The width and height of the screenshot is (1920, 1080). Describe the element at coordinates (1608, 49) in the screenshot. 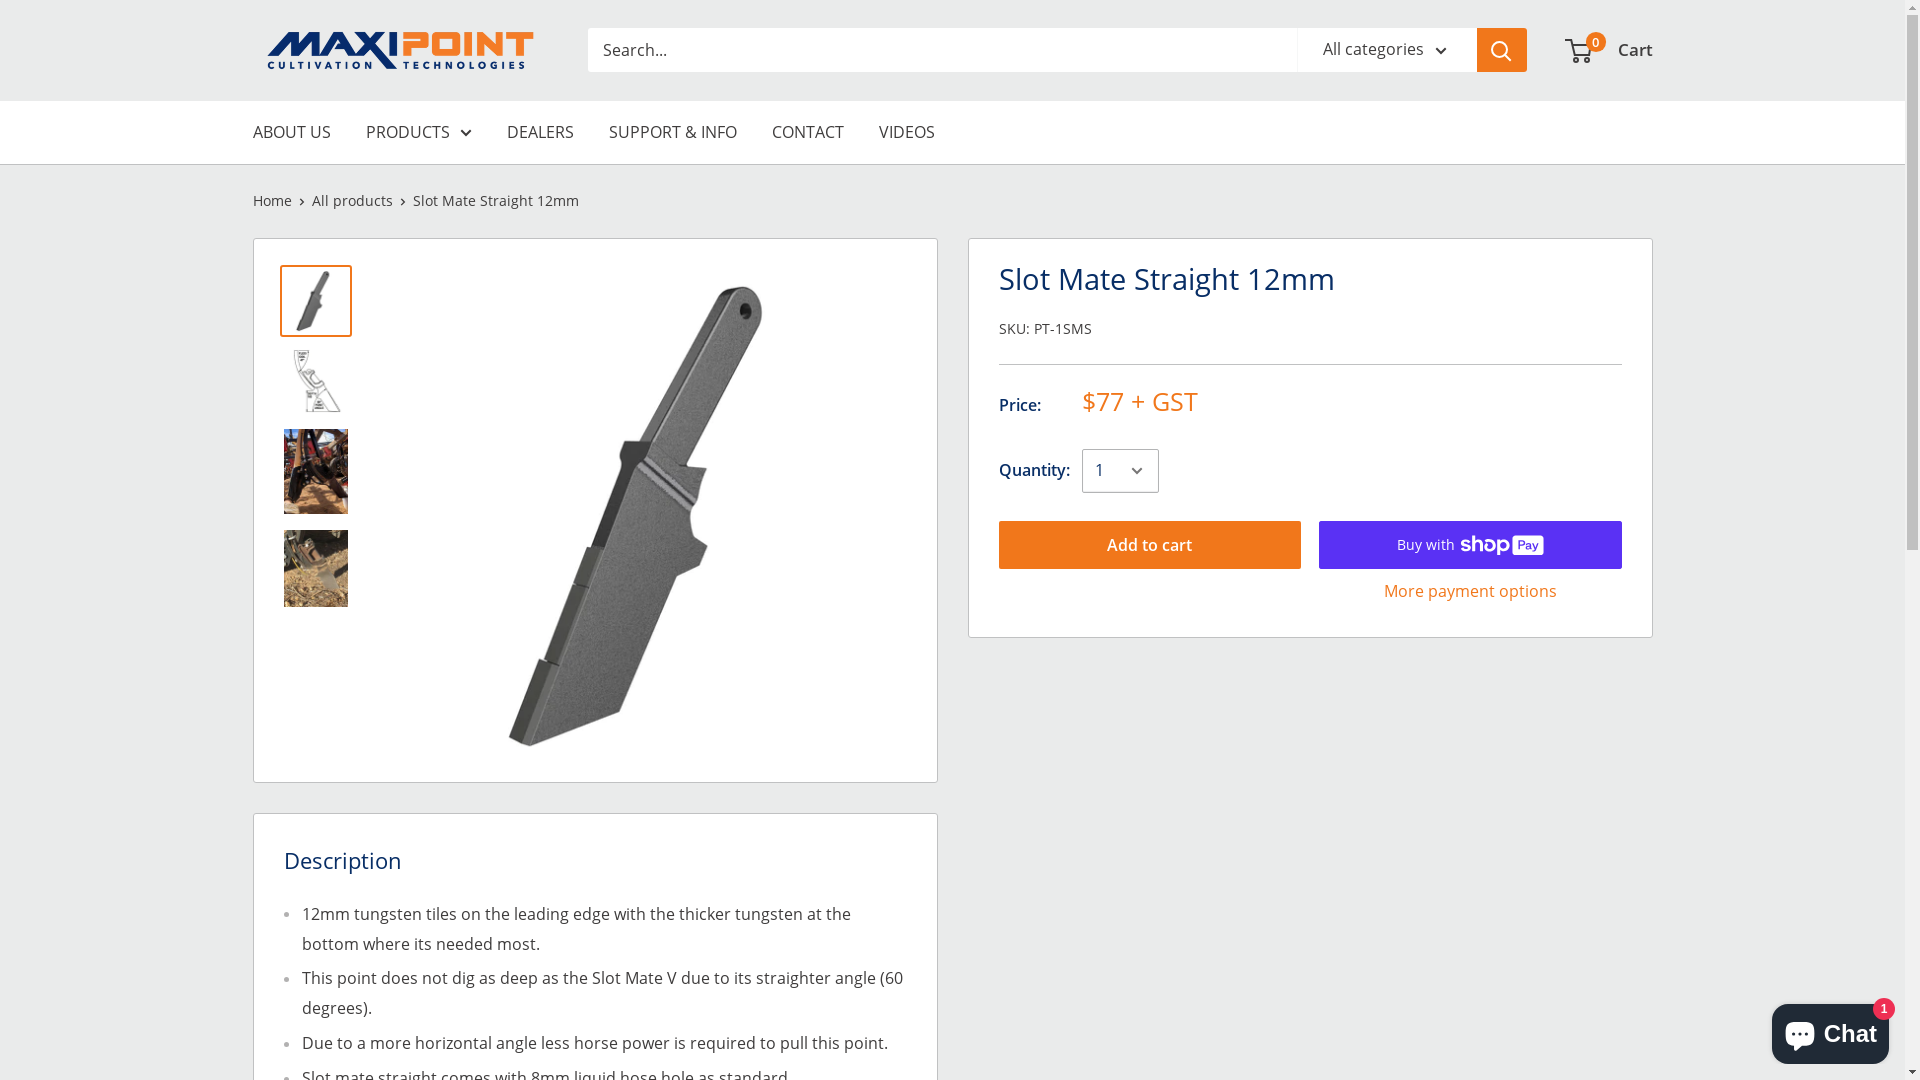

I see `'0` at that location.